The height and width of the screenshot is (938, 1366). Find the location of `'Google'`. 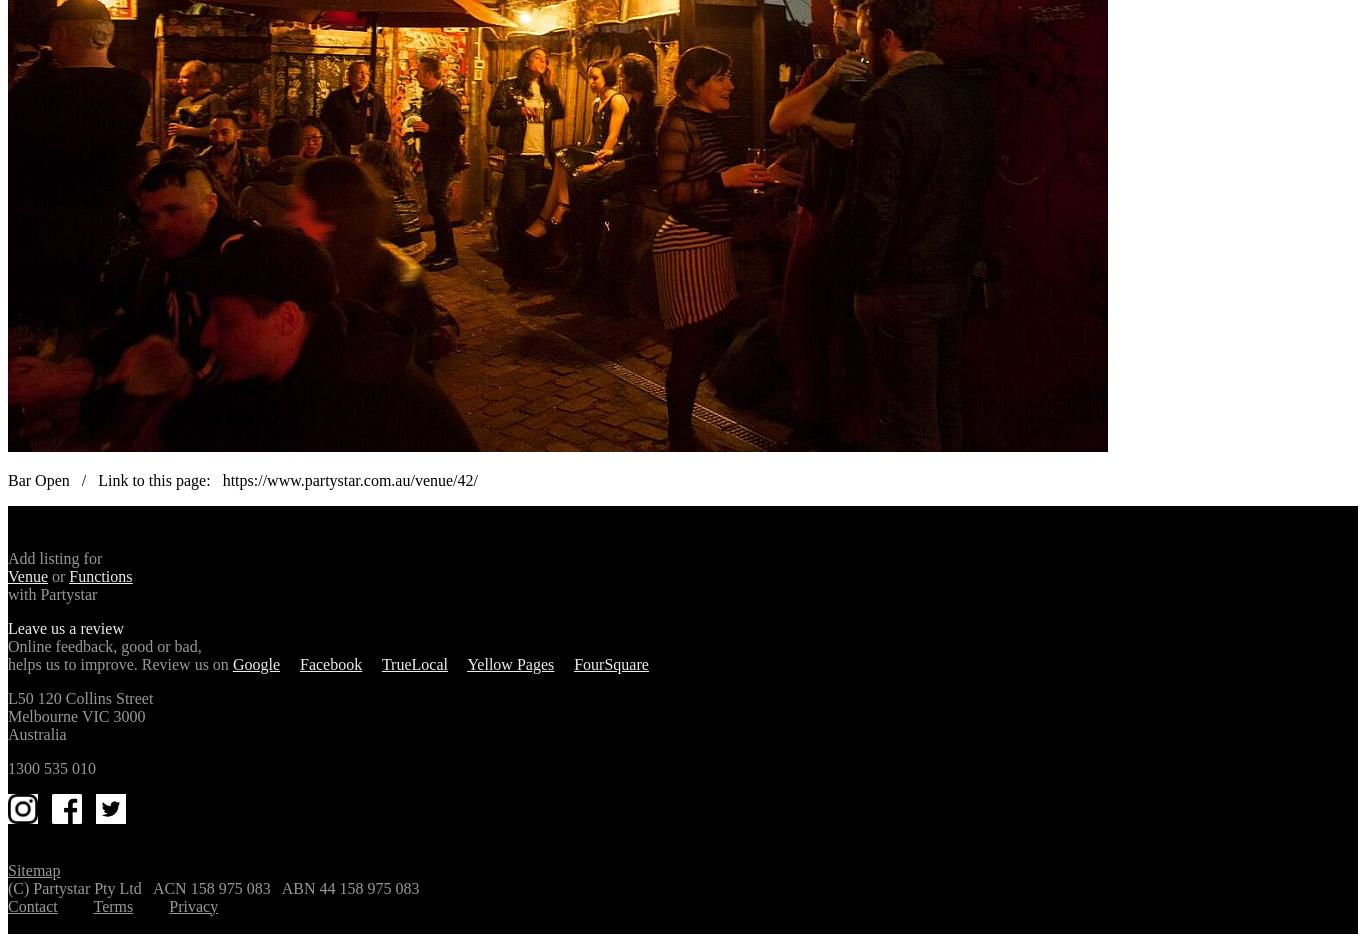

'Google' is located at coordinates (255, 662).